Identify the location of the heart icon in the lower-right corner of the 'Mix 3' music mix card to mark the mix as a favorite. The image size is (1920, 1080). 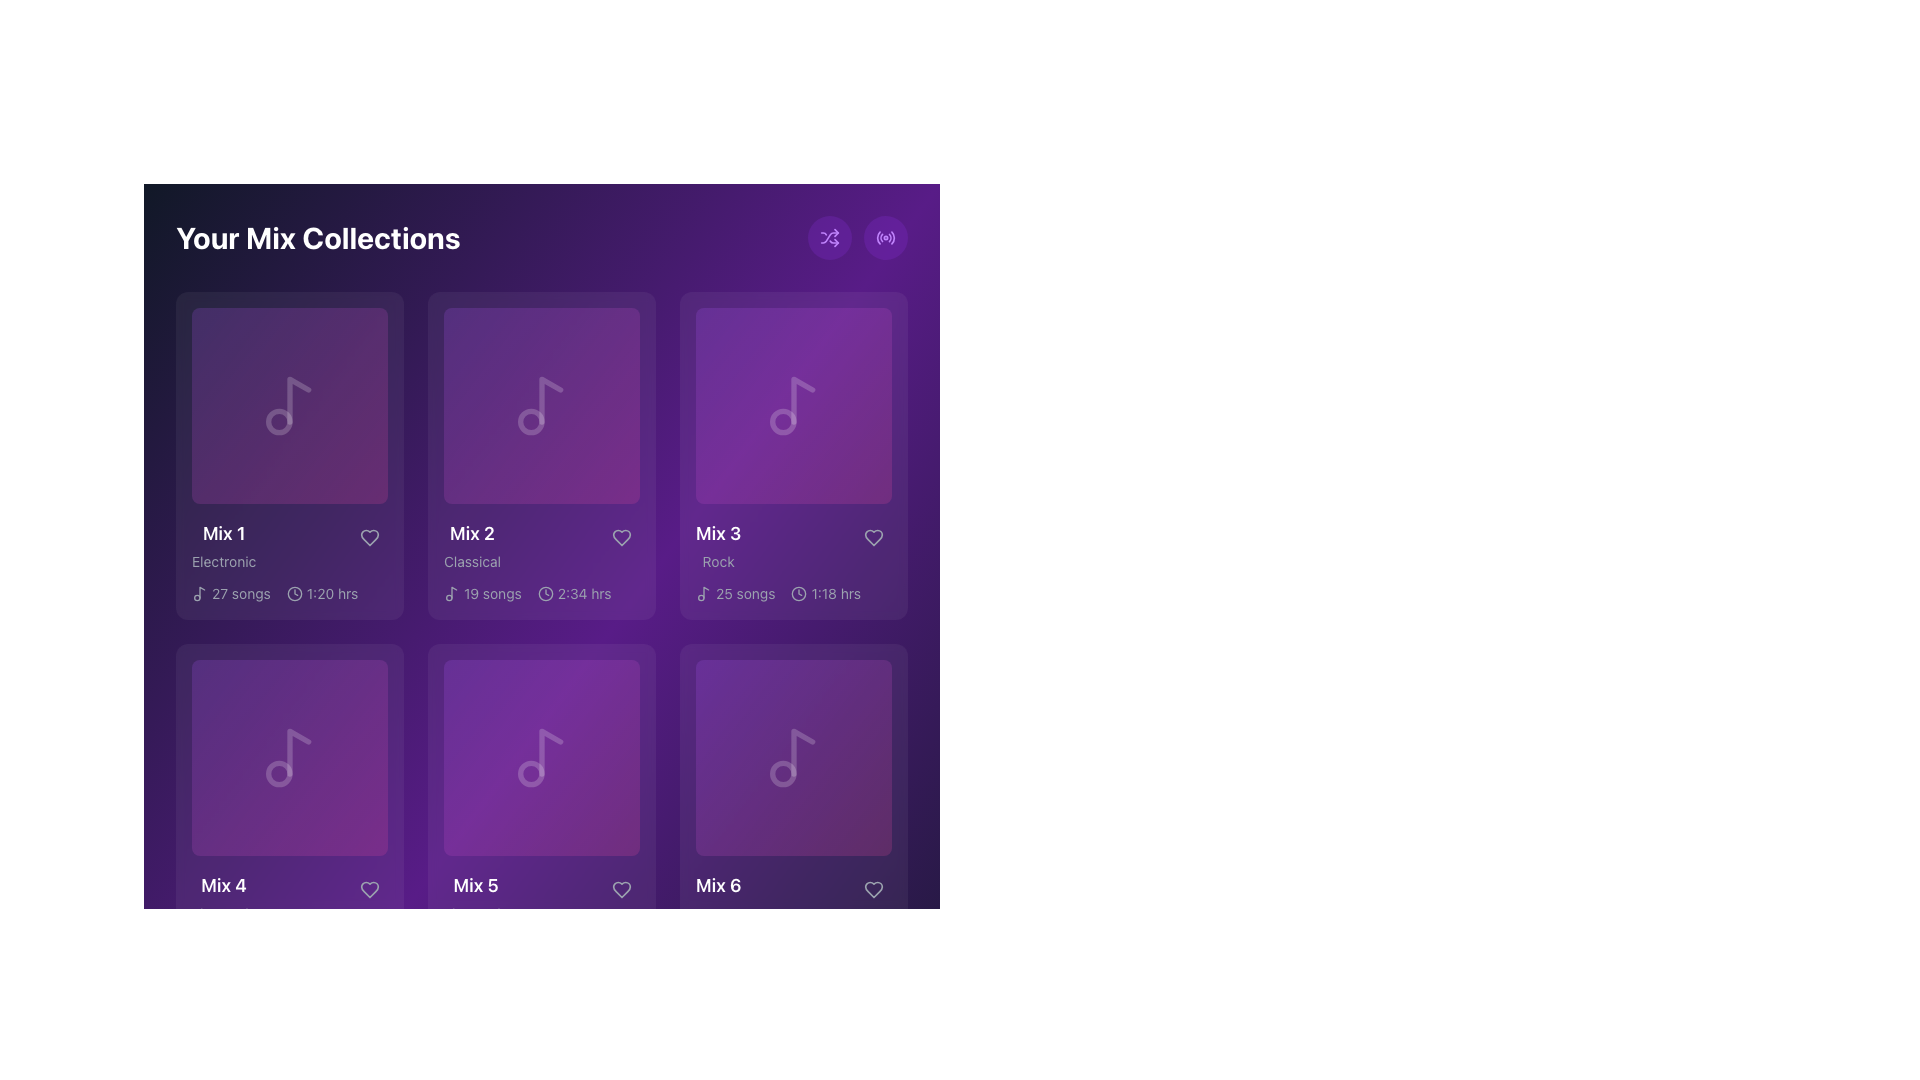
(873, 536).